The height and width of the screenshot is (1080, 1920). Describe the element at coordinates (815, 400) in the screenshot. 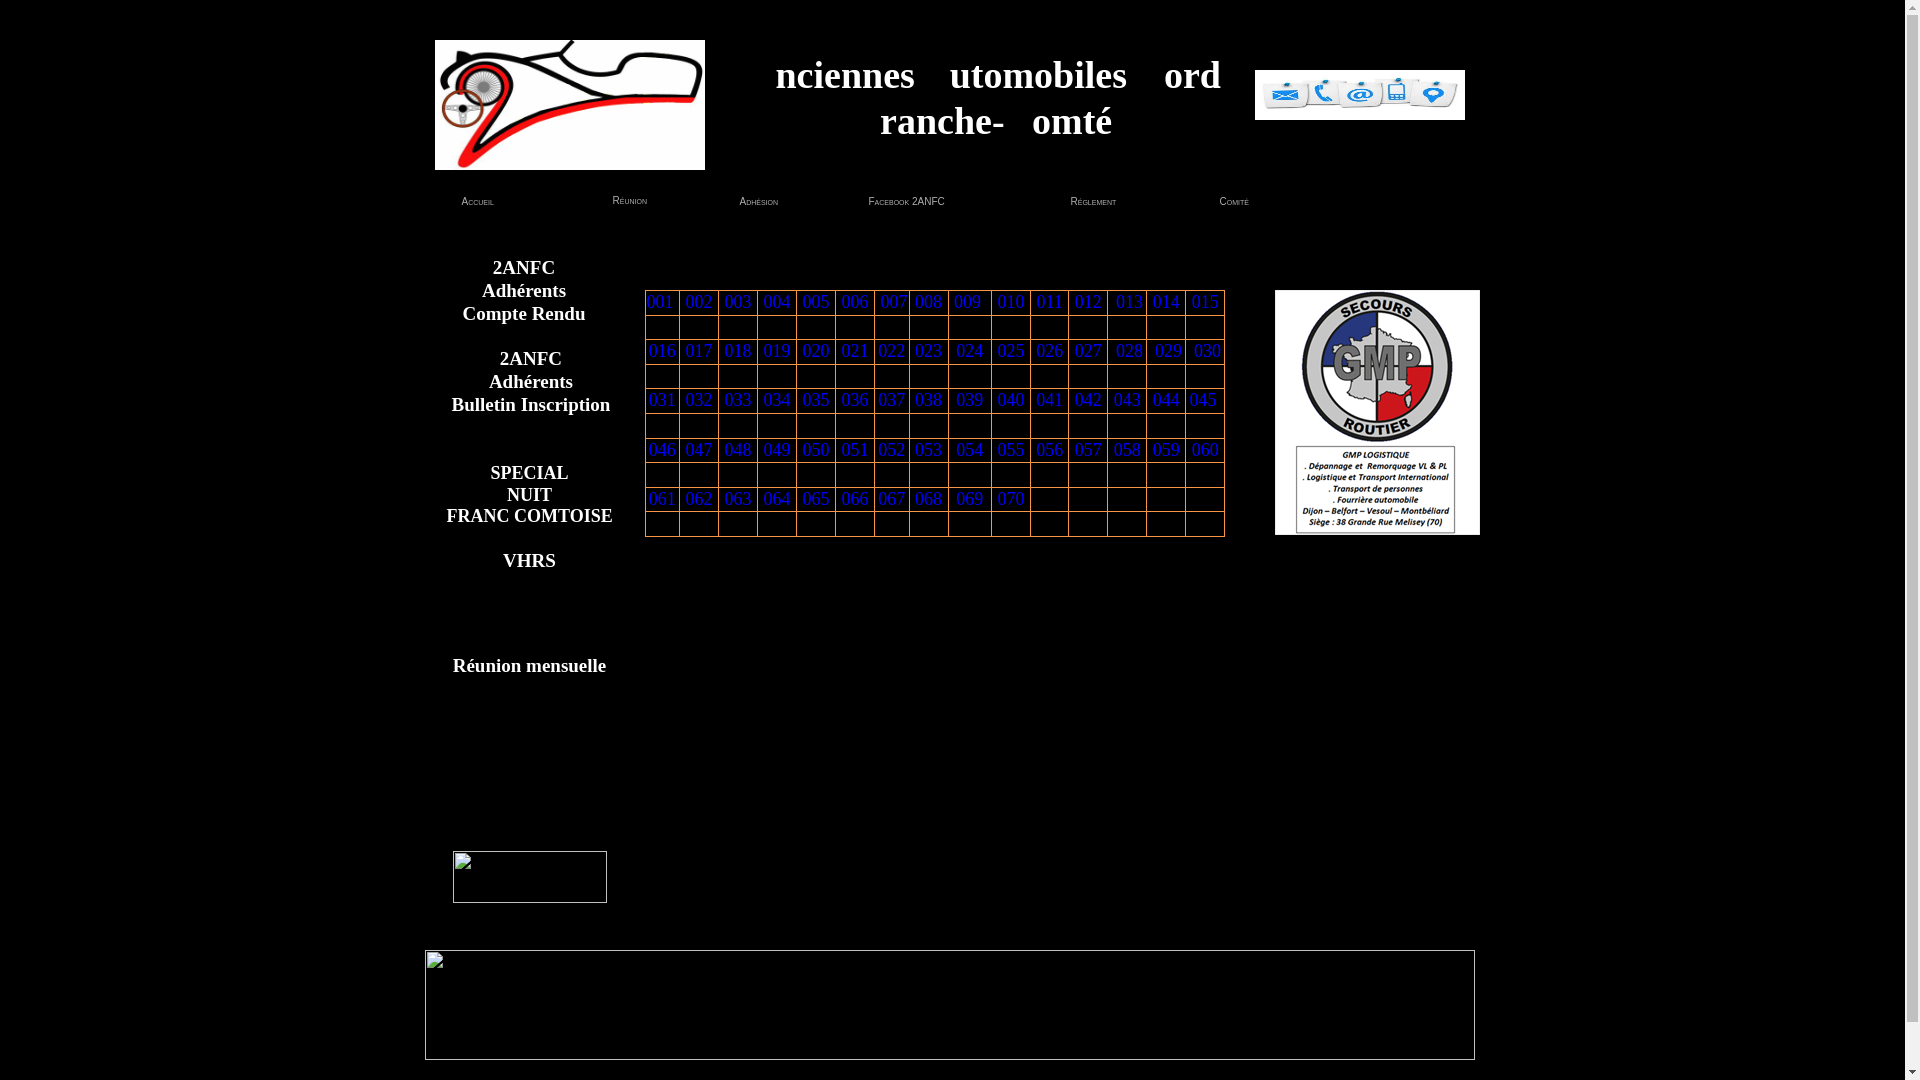

I see `'035'` at that location.